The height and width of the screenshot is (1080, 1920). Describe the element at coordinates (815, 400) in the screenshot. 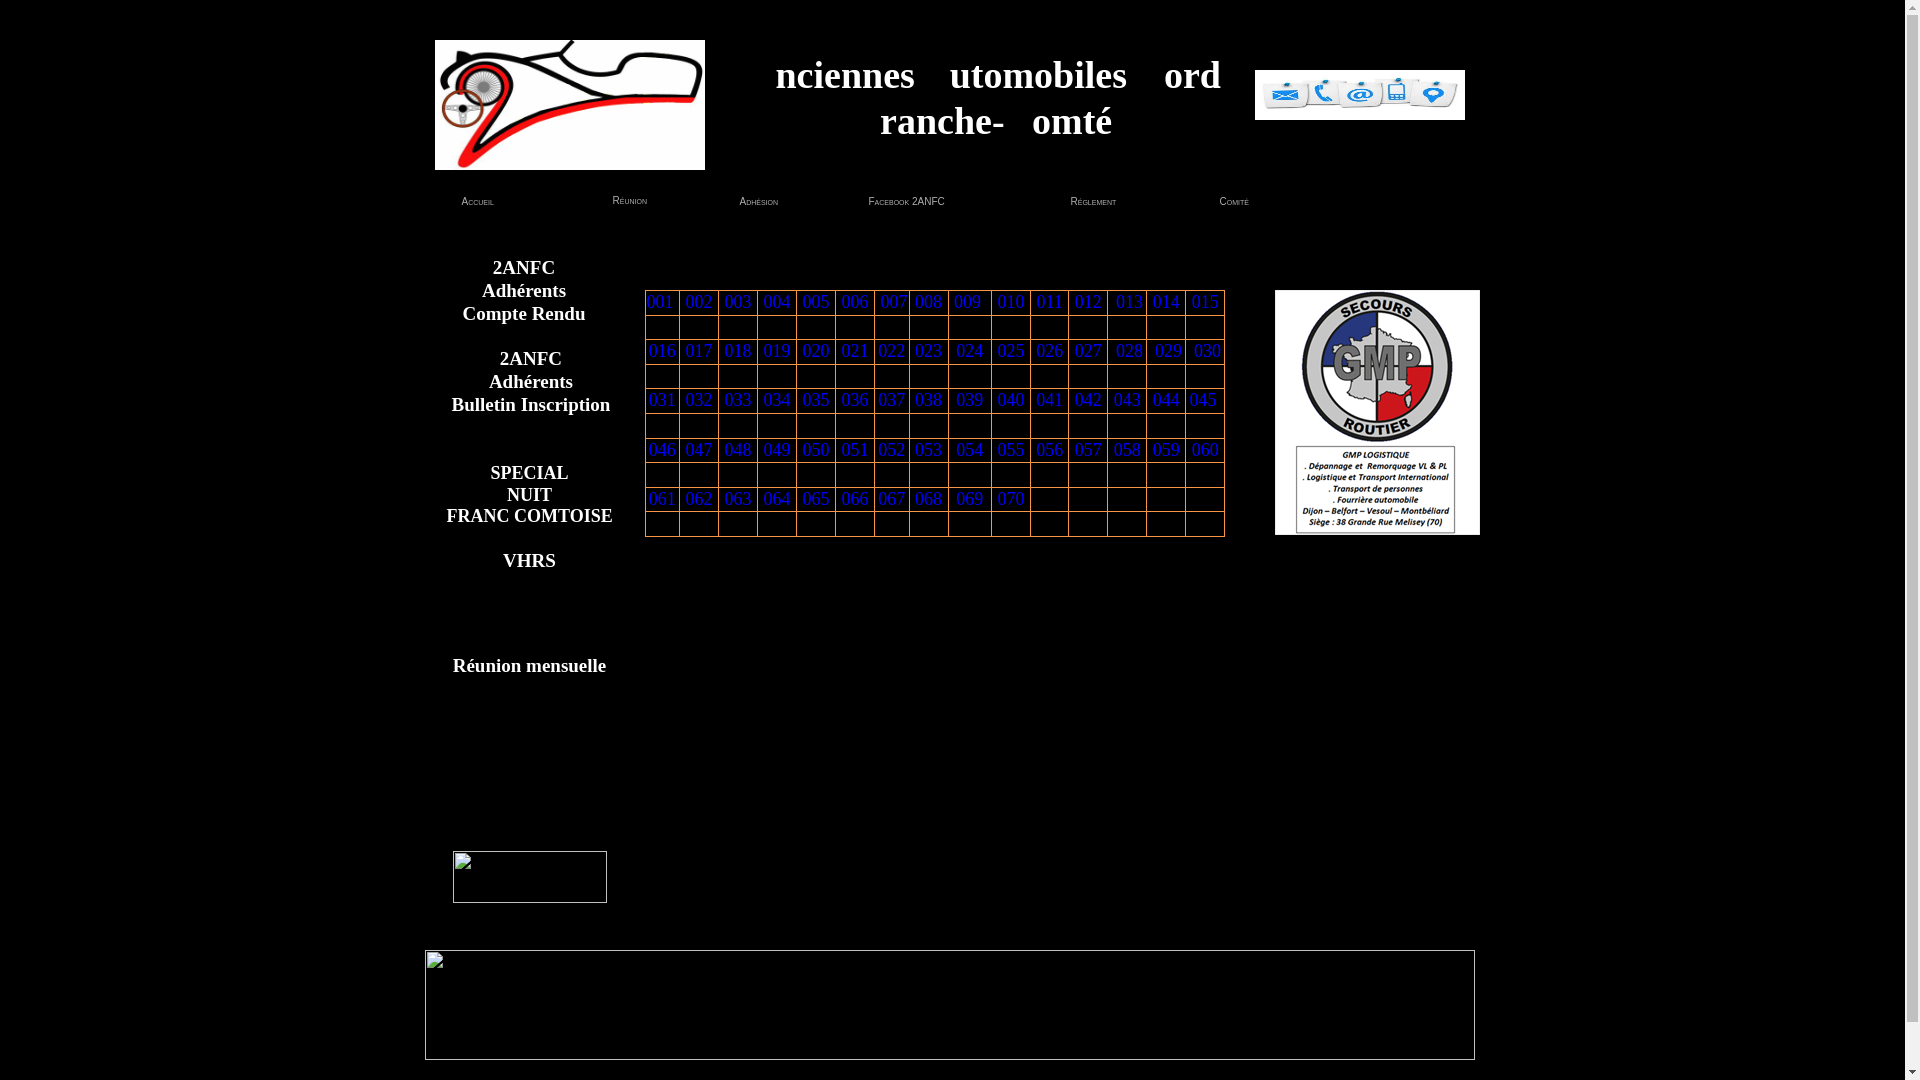

I see `'035'` at that location.